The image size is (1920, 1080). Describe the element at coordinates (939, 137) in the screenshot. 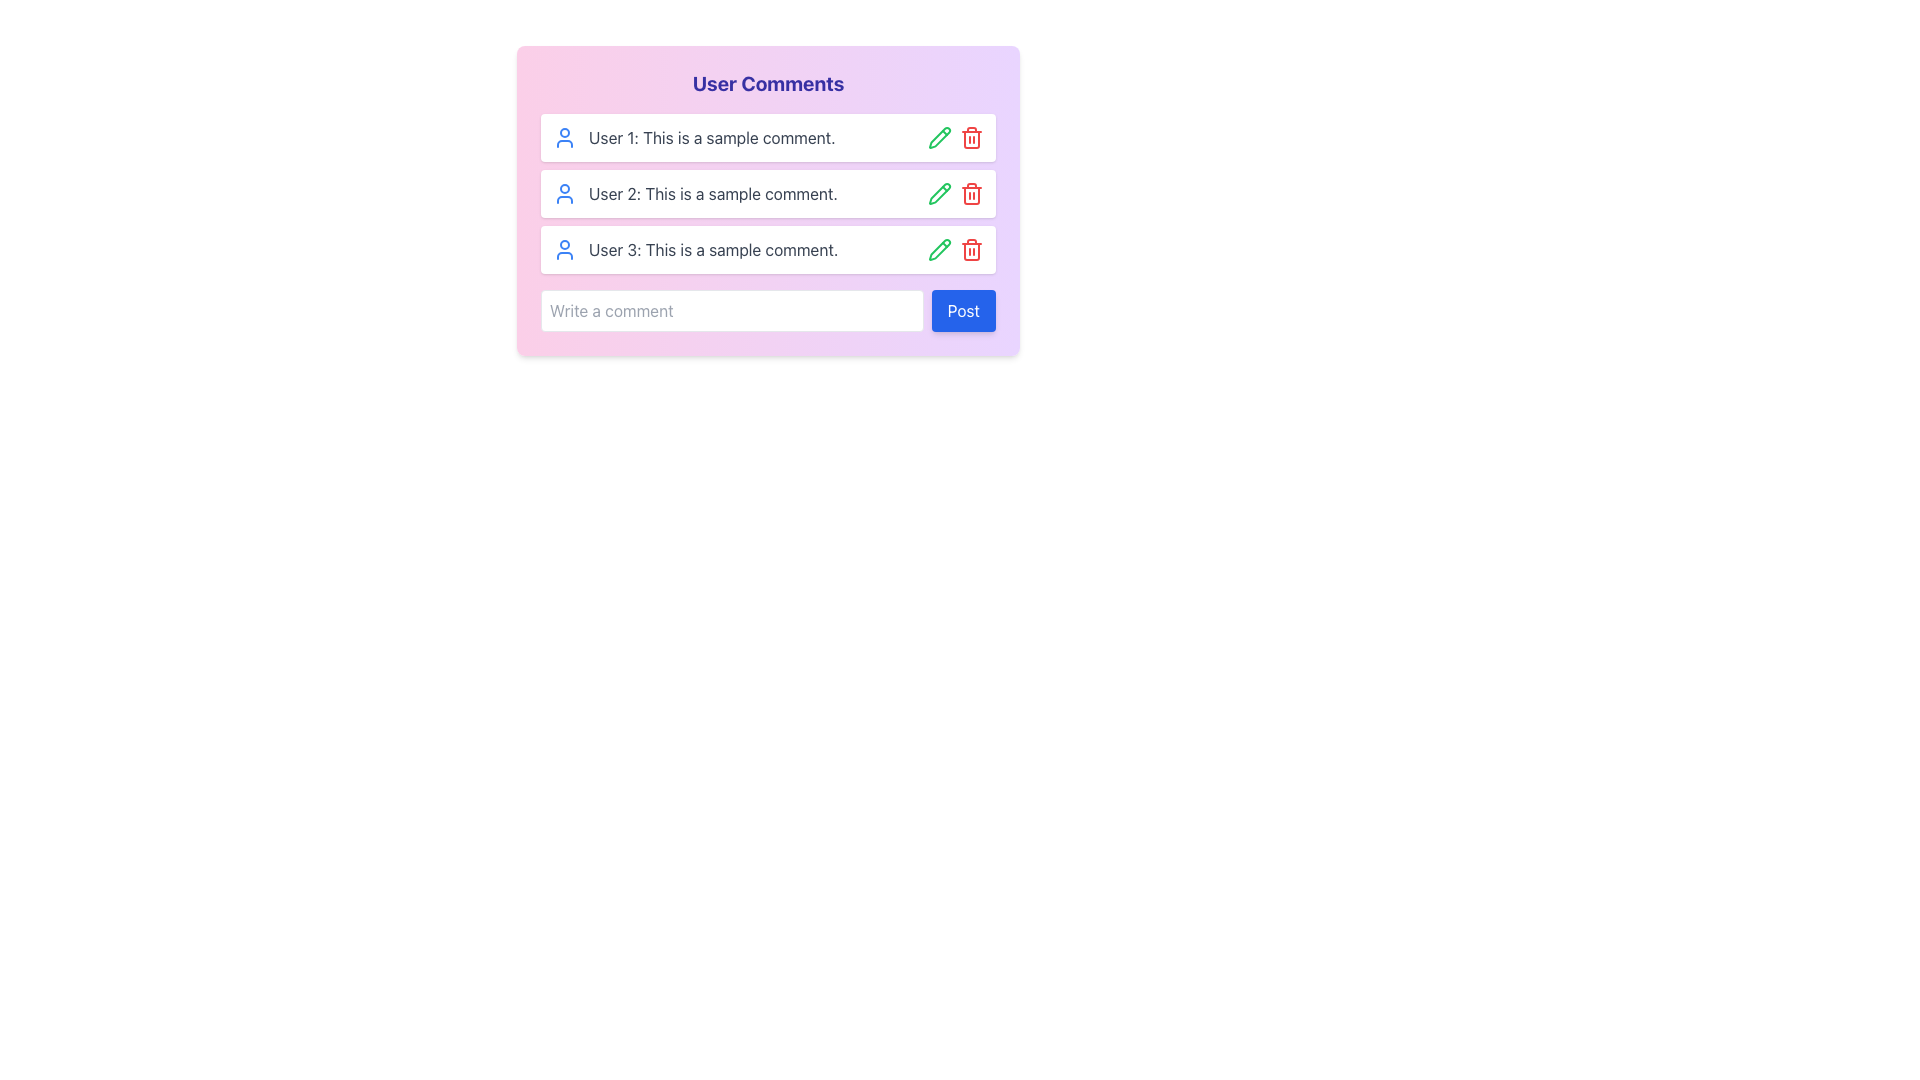

I see `the green pencil icon button located on the right side of the row for 'User 1: This is a sample comment.' to initiate editing` at that location.